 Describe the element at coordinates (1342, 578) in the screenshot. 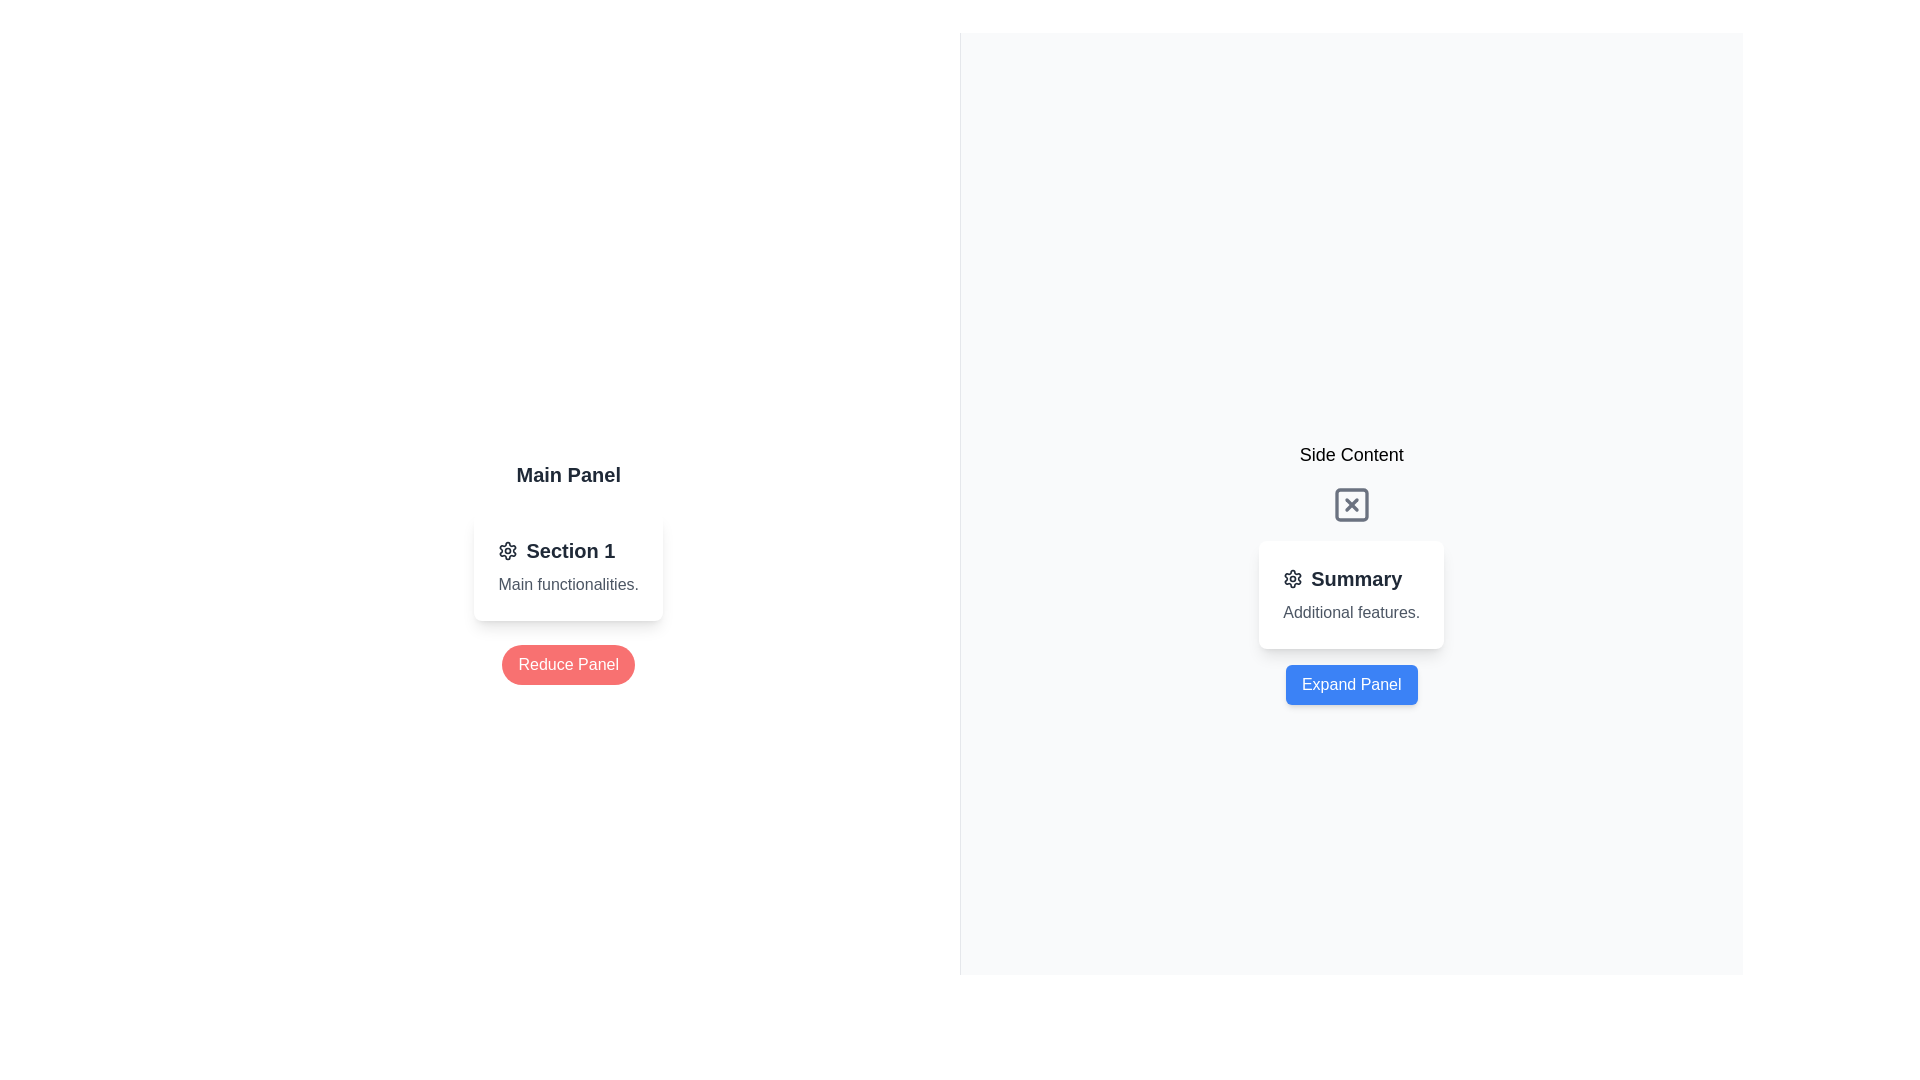

I see `the 'Summary' text header, which is prominently styled with bold, large dark text and an adjacent settings icon, located in the 'Side Content' section of the interface` at that location.